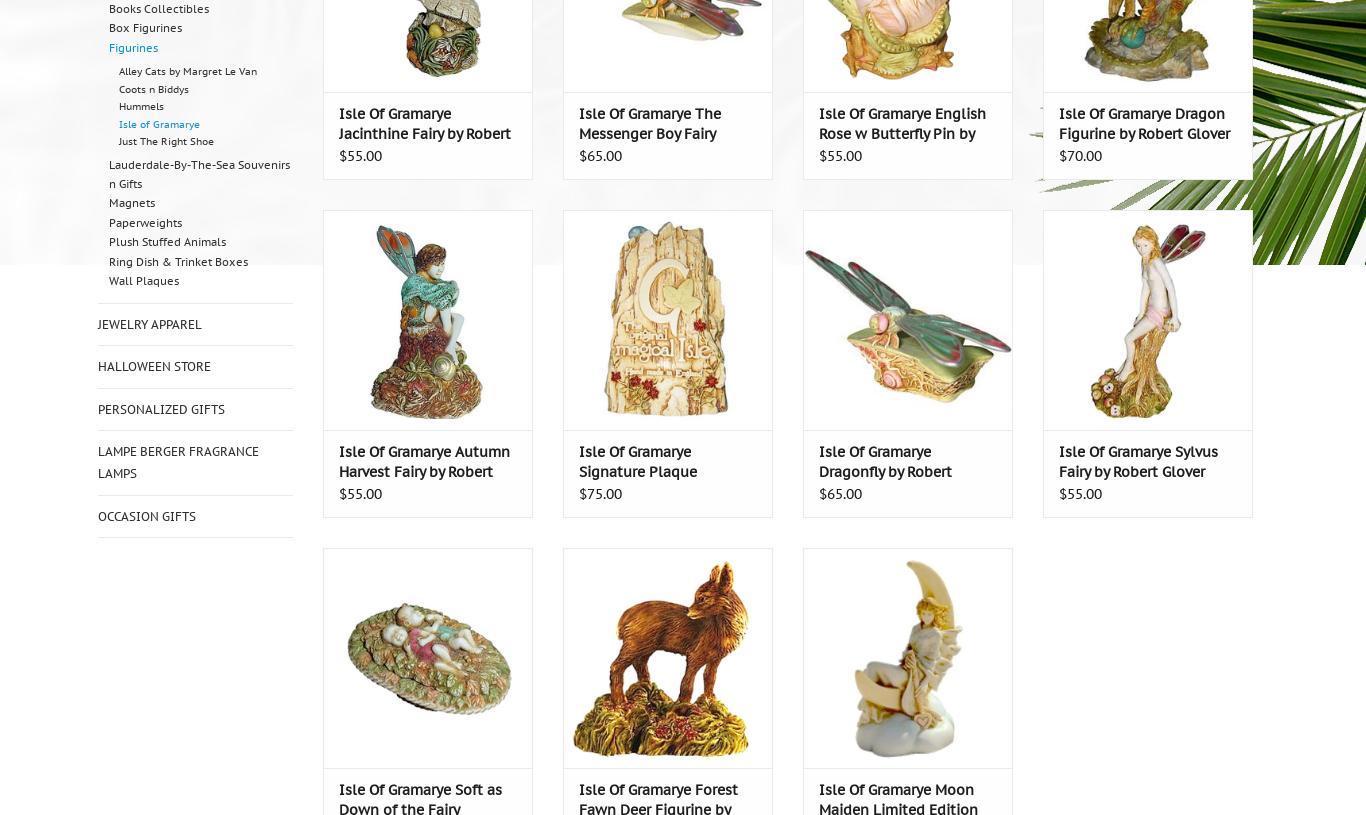 This screenshot has width=1366, height=815. What do you see at coordinates (651, 481) in the screenshot?
I see `'Isle Of Gramarye Signature Plaque Guardian Redemption Piece'` at bounding box center [651, 481].